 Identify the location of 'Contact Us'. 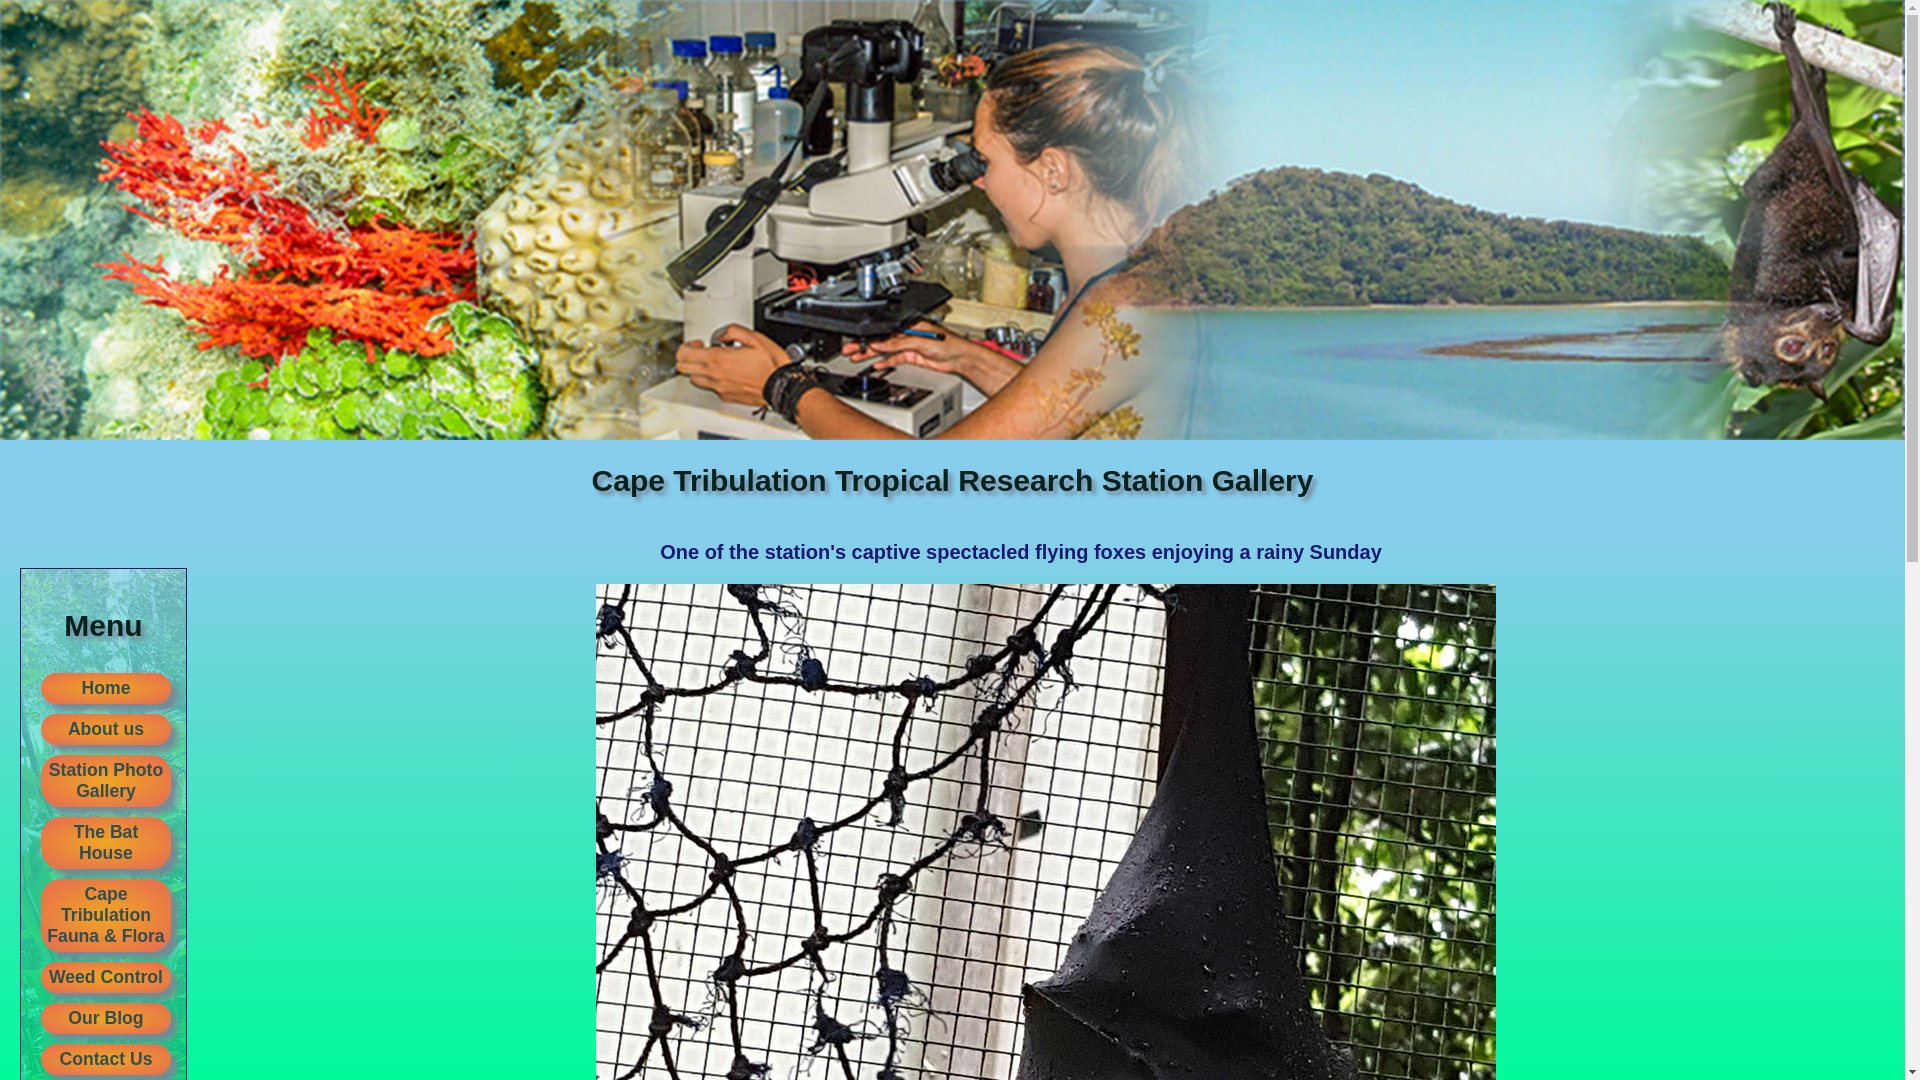
(104, 1058).